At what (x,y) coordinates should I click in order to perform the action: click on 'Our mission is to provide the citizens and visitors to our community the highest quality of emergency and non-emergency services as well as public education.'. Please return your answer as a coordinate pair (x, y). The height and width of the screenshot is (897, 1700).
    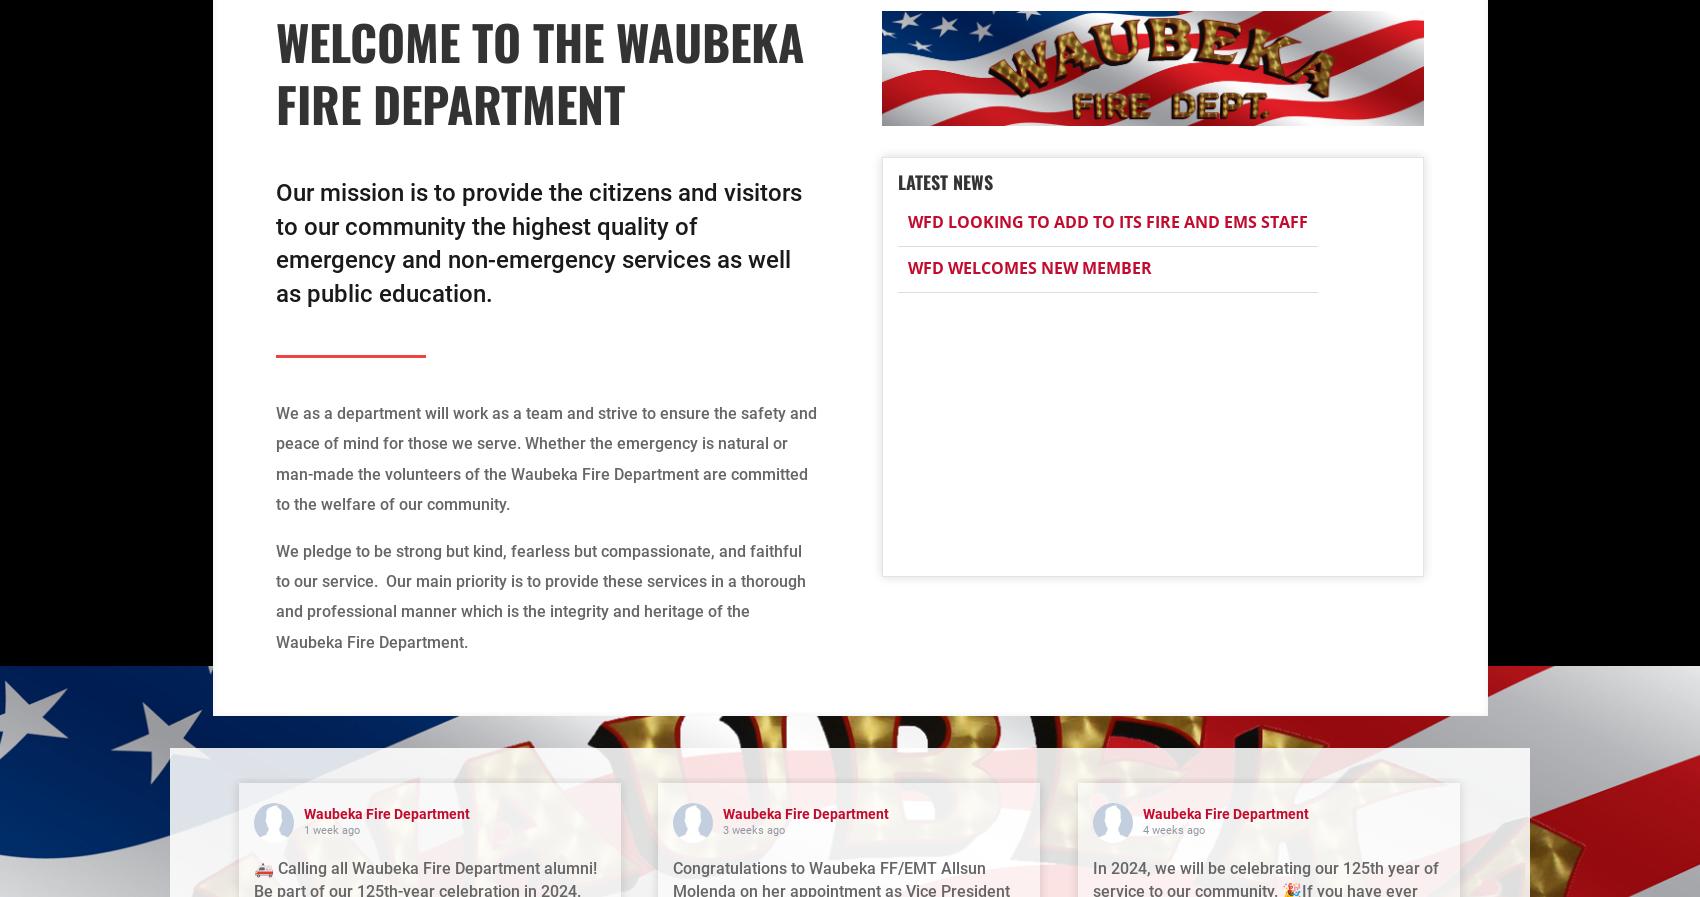
    Looking at the image, I should click on (538, 241).